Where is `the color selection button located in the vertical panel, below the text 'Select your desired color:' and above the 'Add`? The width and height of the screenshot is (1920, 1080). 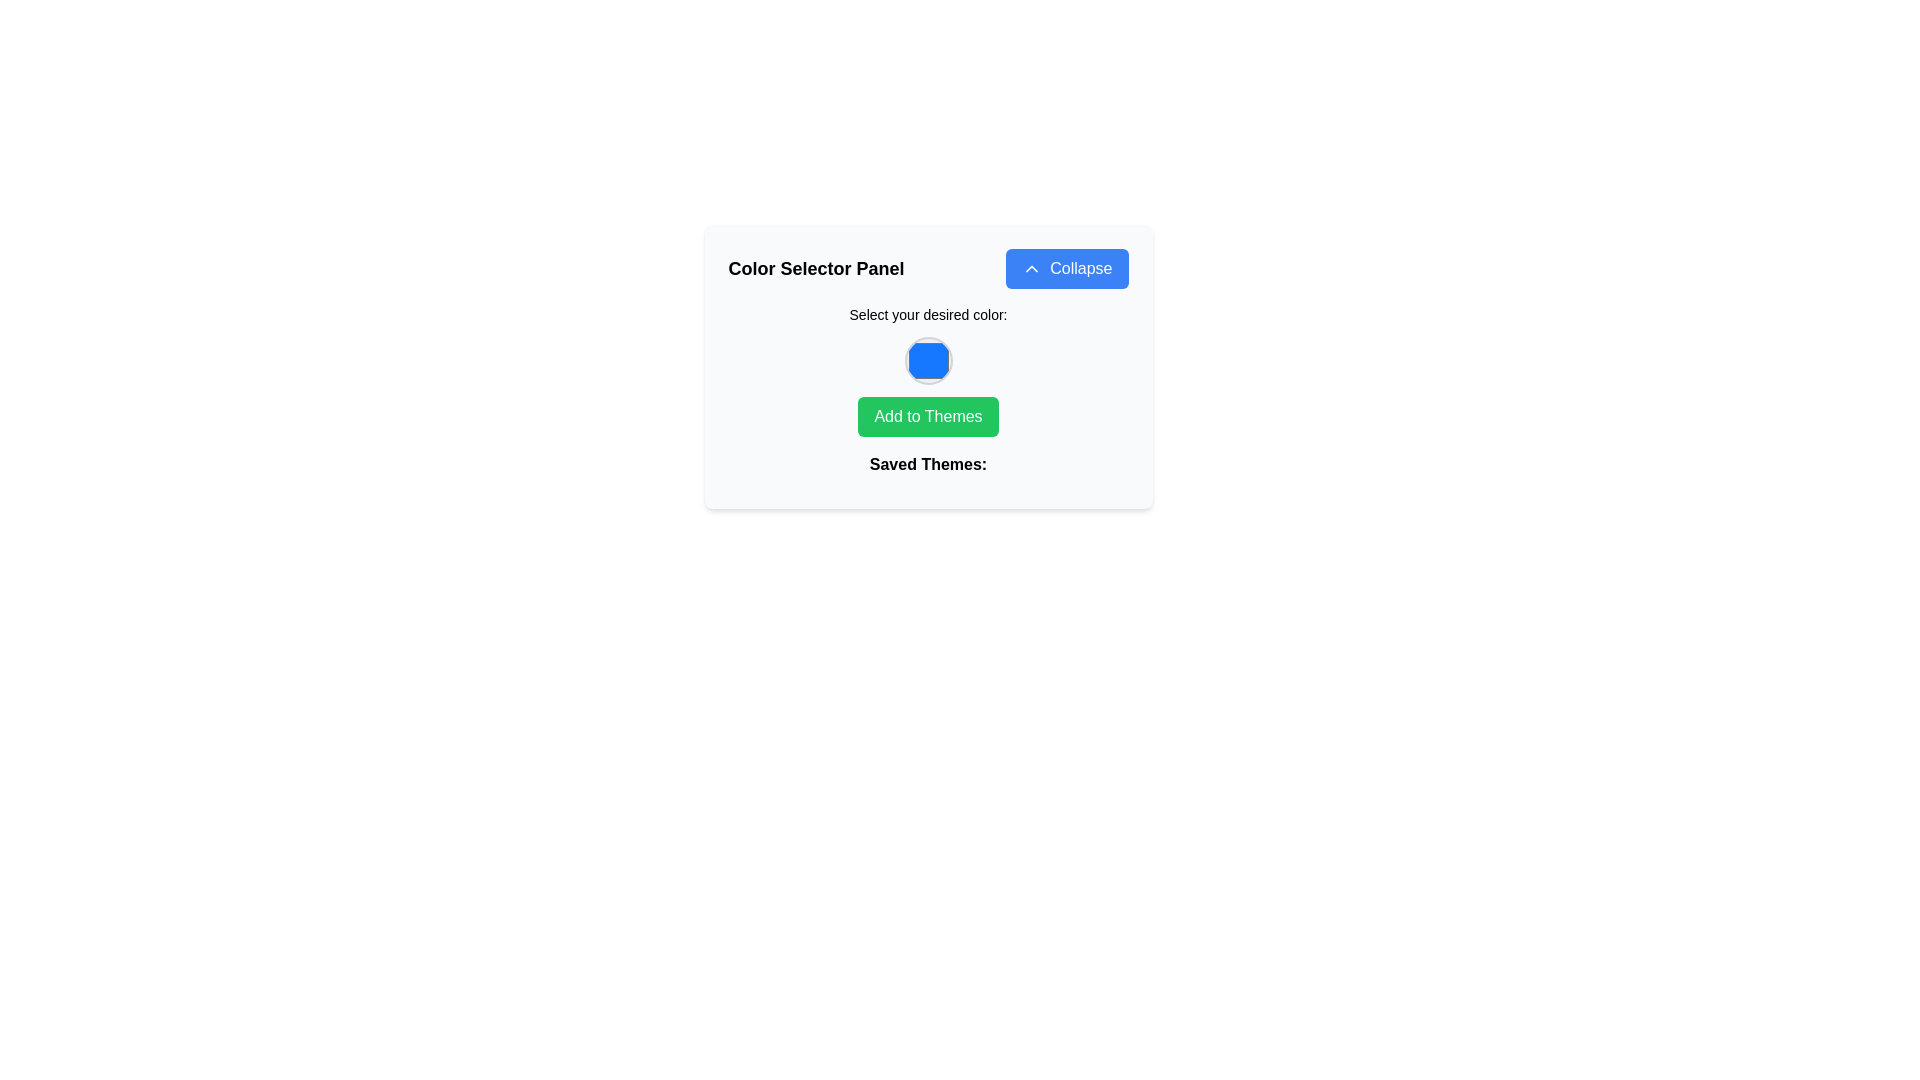 the color selection button located in the vertical panel, below the text 'Select your desired color:' and above the 'Add is located at coordinates (927, 361).